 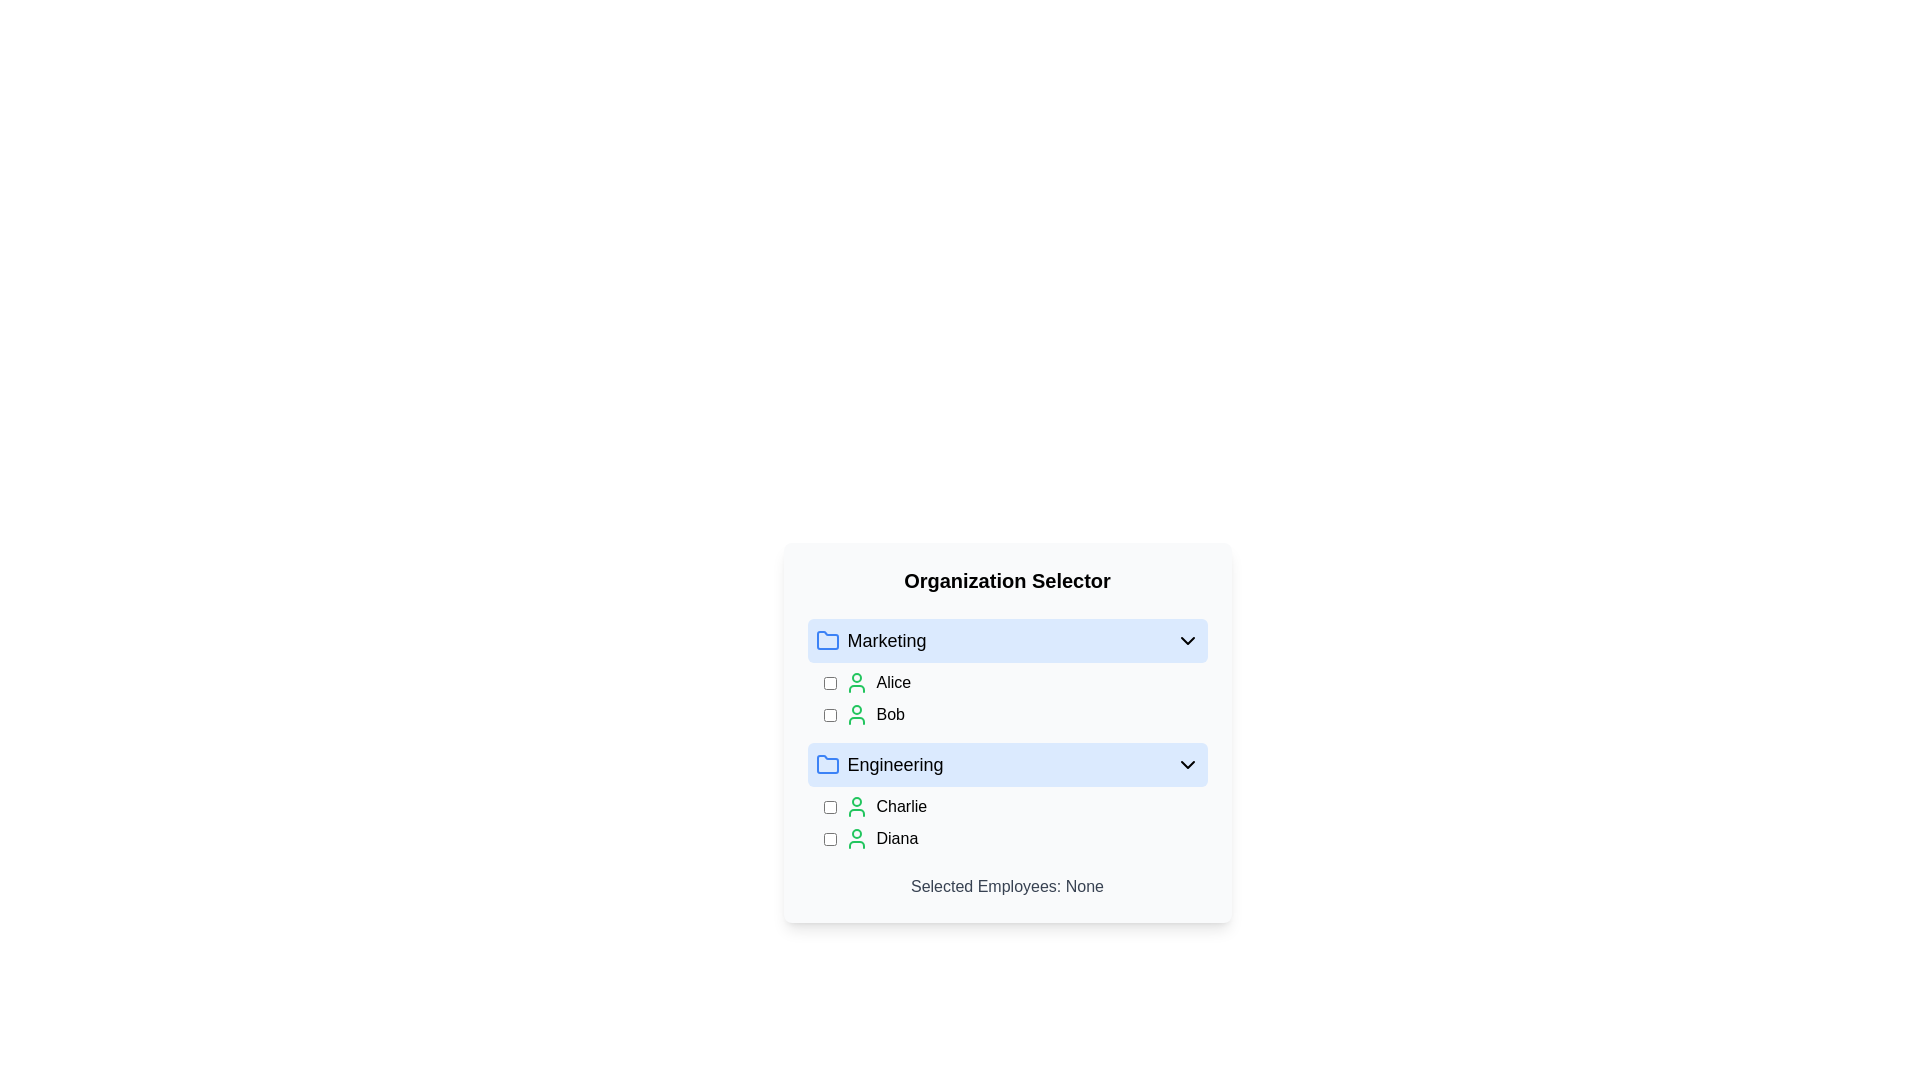 I want to click on the user silhouette icon with a green stroke color next to the label 'Bob' in the 'Marketing' section of the 'Organization Selector', so click(x=856, y=713).